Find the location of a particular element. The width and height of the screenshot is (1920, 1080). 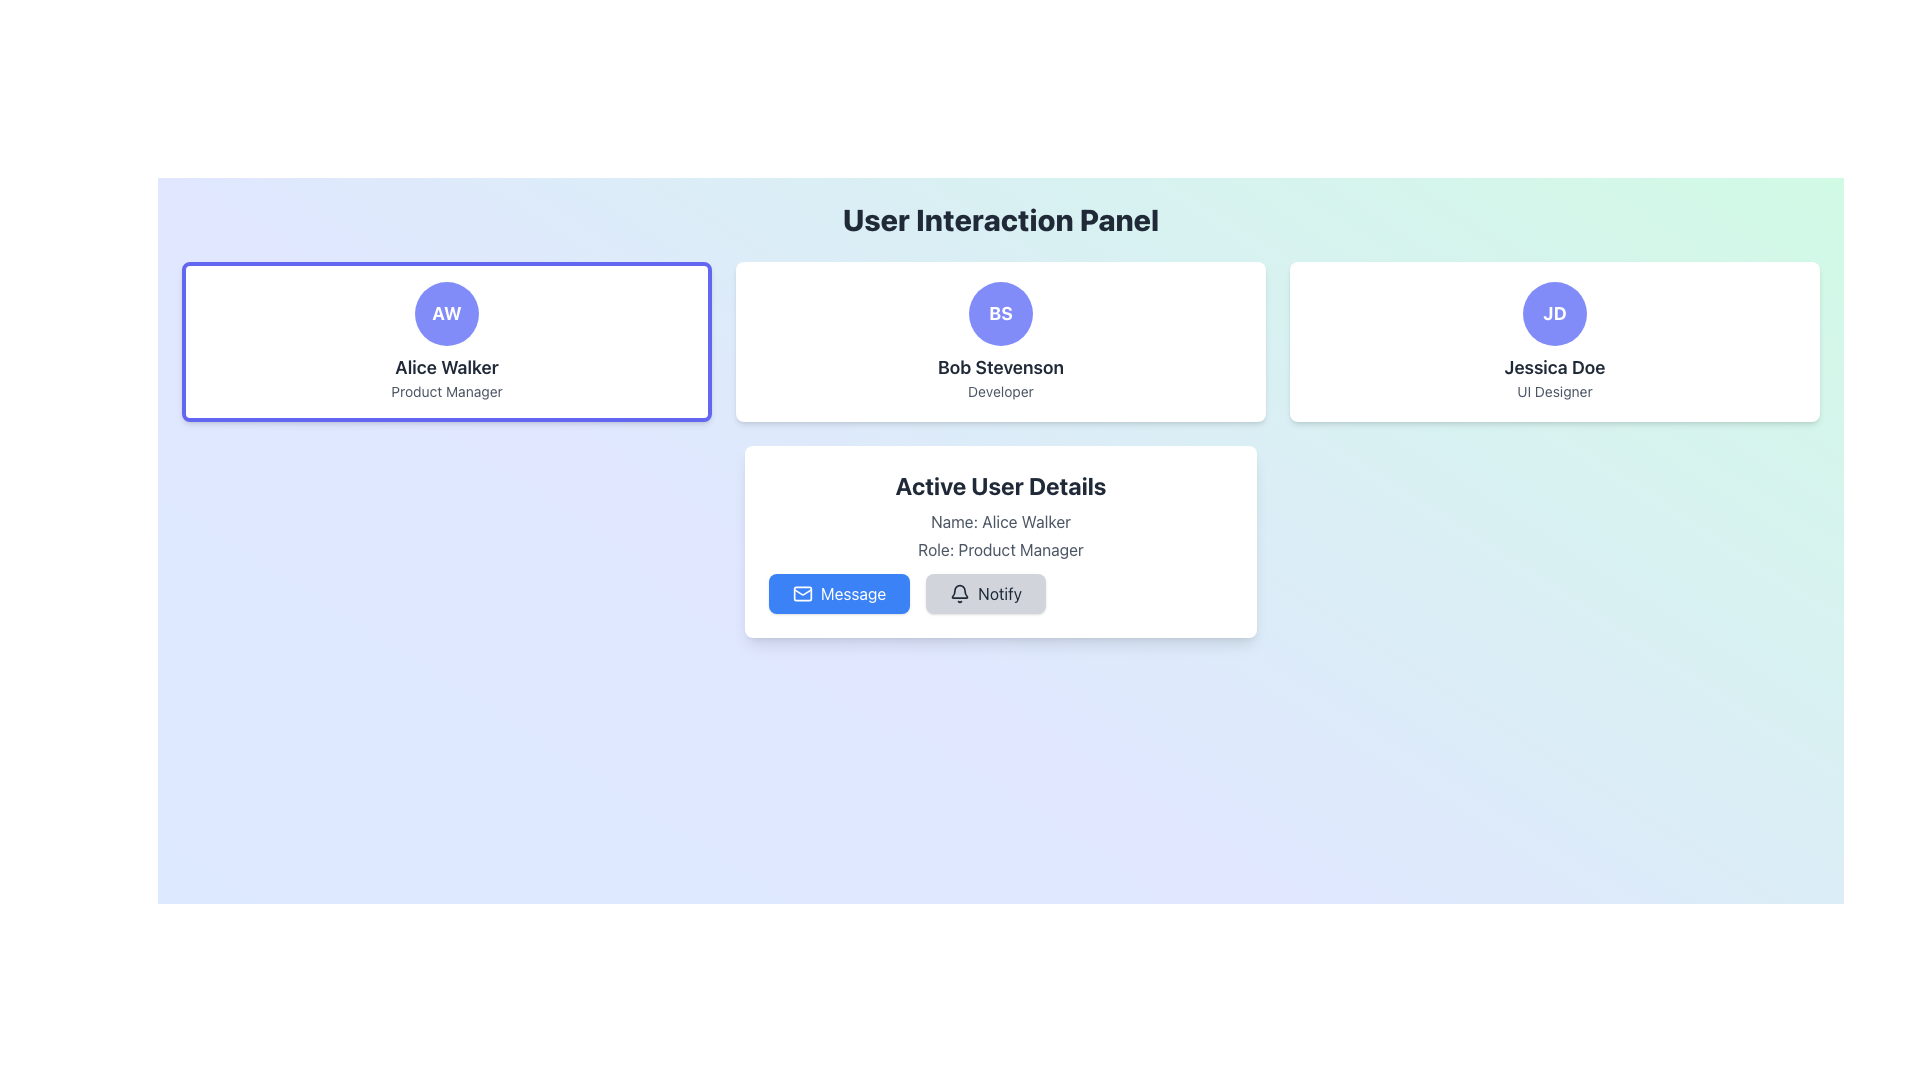

the blue button labeled 'Message' with a mail icon on the left to observe its hover effect is located at coordinates (839, 593).